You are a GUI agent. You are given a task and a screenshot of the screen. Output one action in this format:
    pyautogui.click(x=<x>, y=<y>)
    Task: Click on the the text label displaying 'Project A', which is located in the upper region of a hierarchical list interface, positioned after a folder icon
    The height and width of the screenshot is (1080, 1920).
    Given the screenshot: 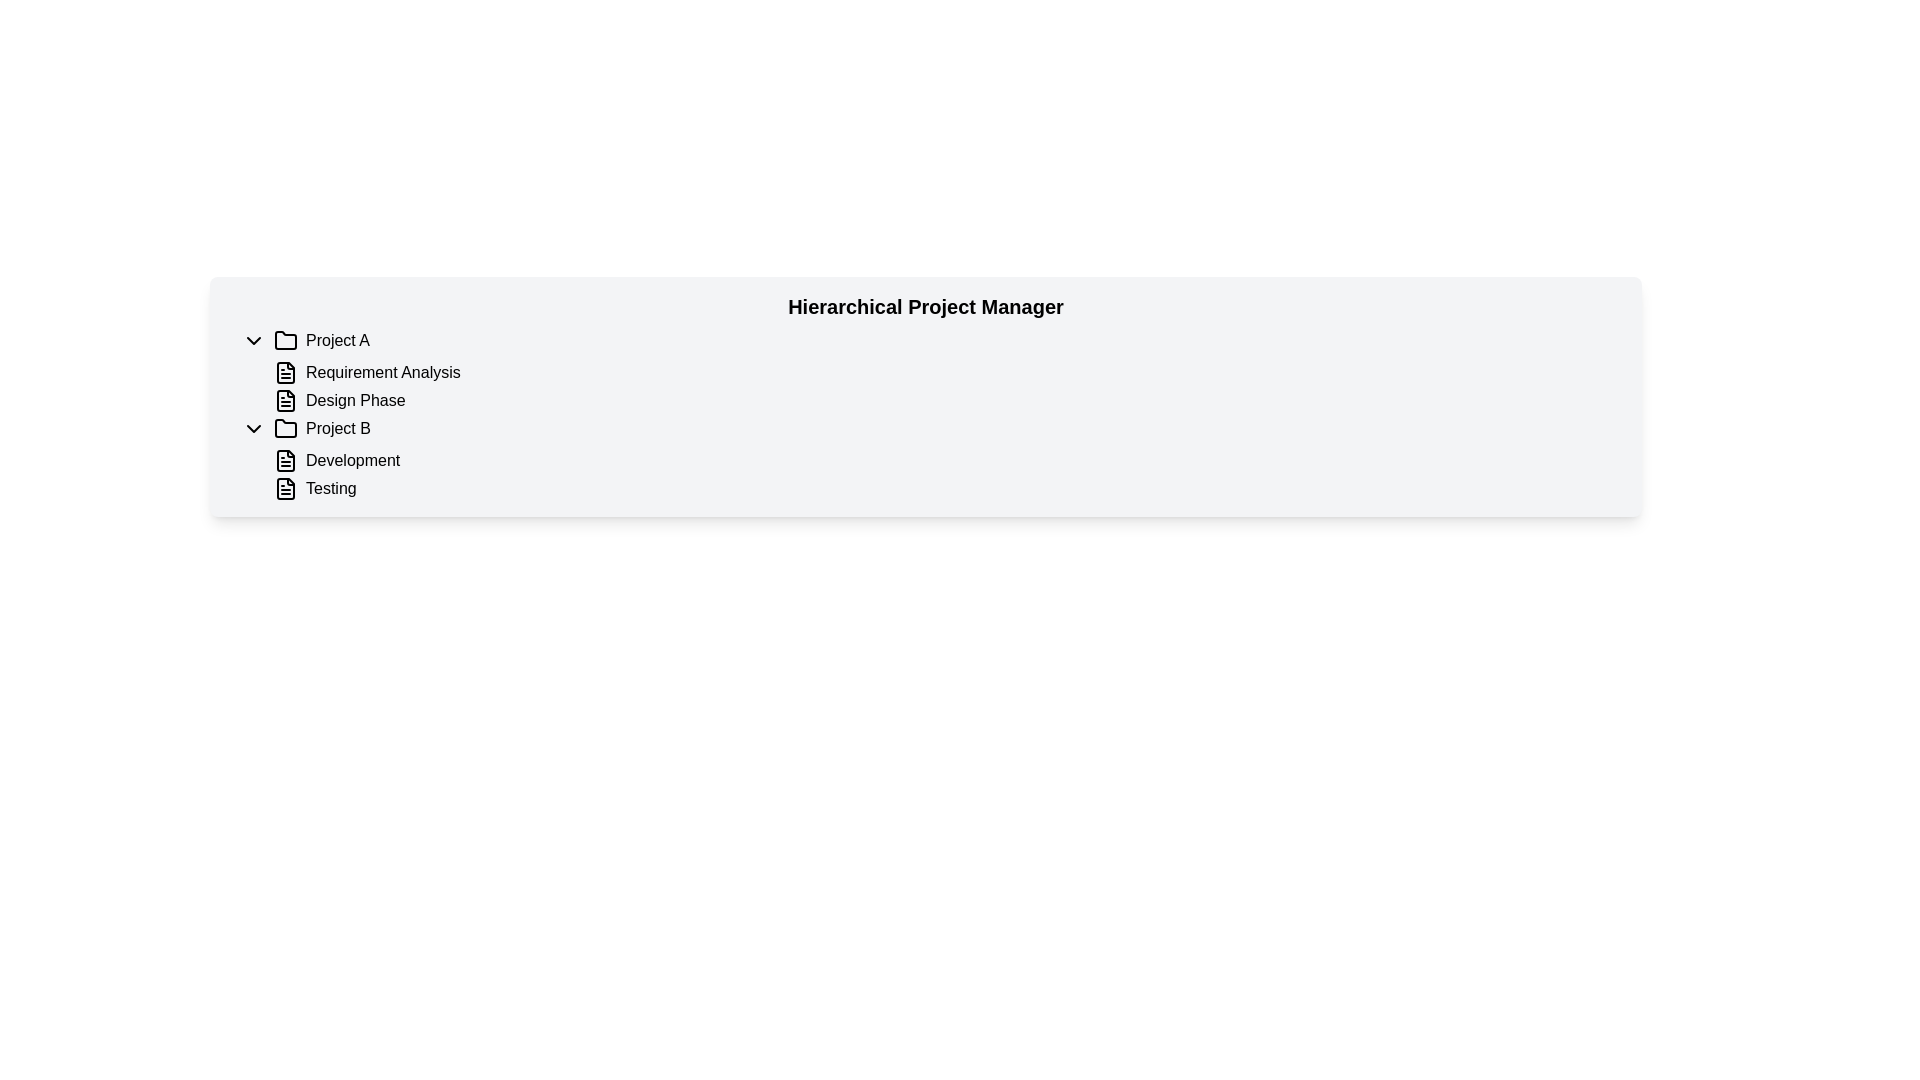 What is the action you would take?
    pyautogui.click(x=338, y=339)
    